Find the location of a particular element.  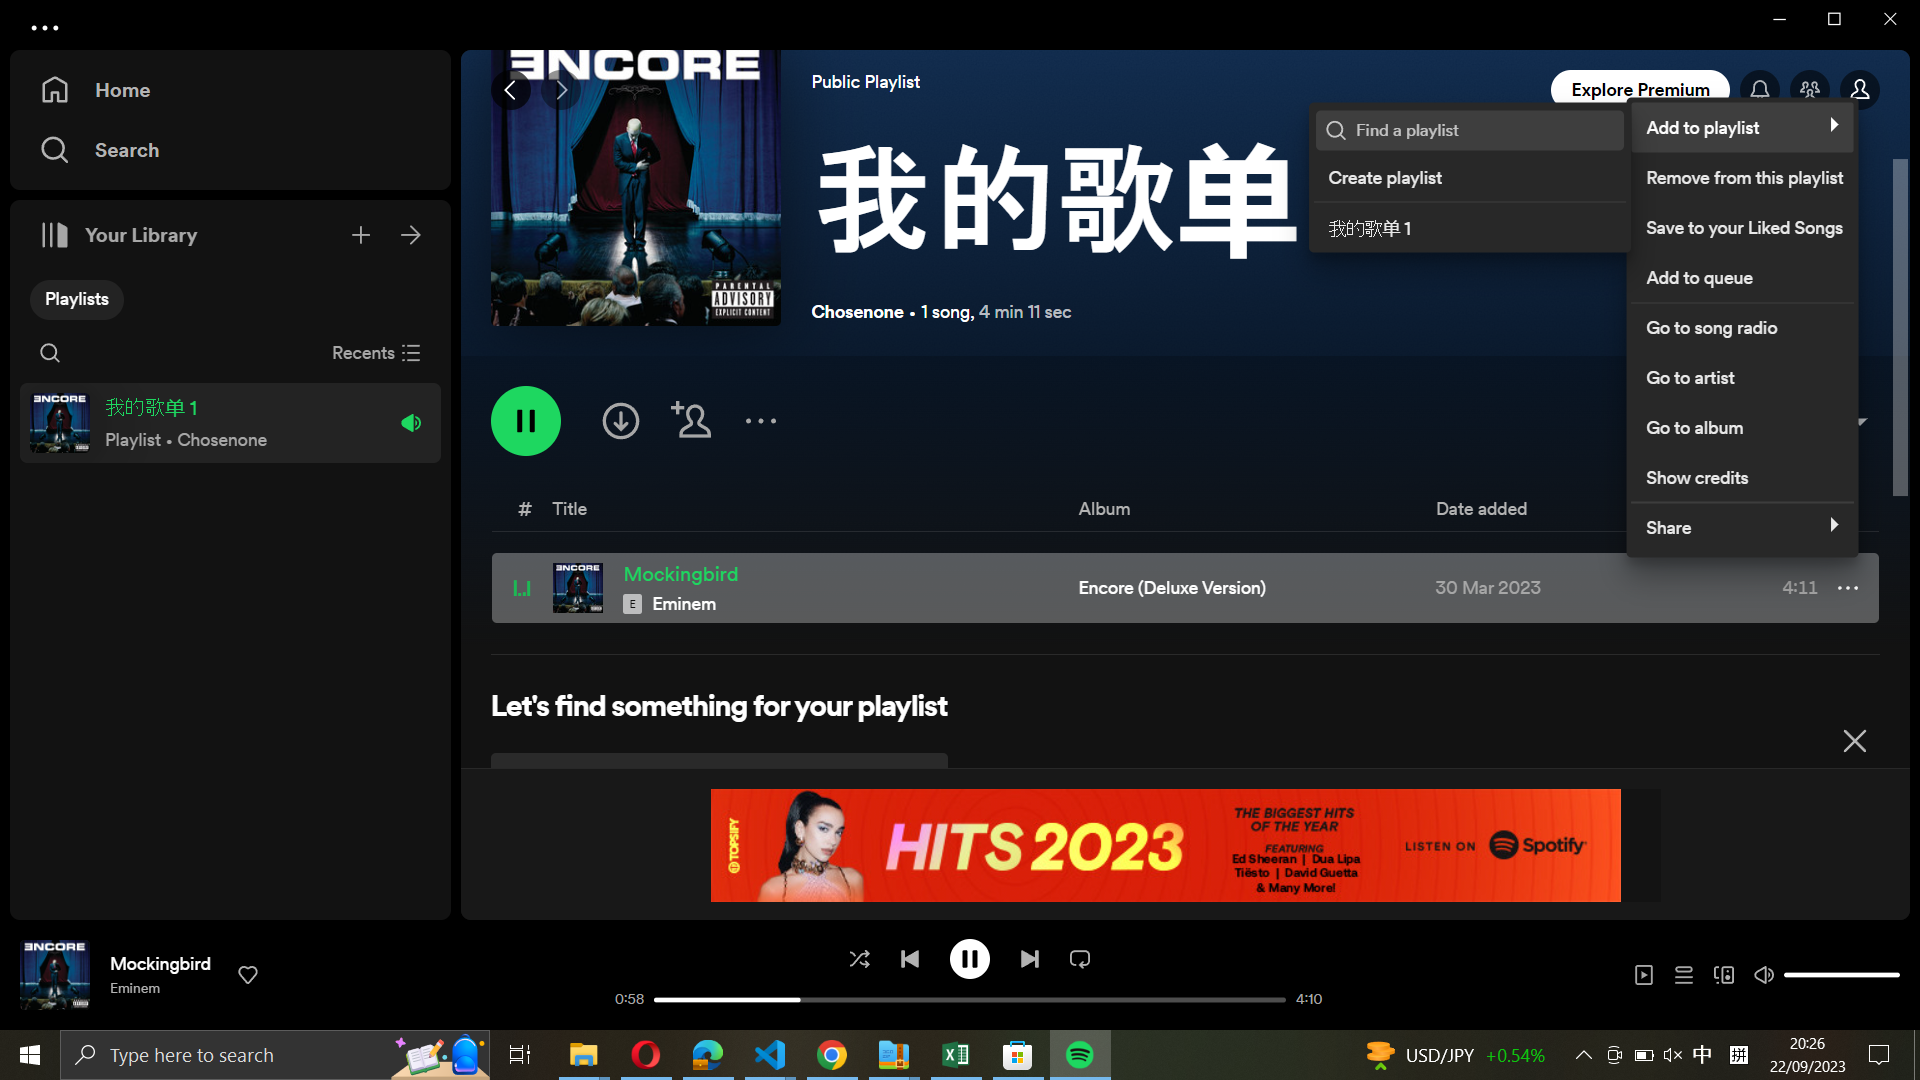

the album folder is located at coordinates (1737, 422).